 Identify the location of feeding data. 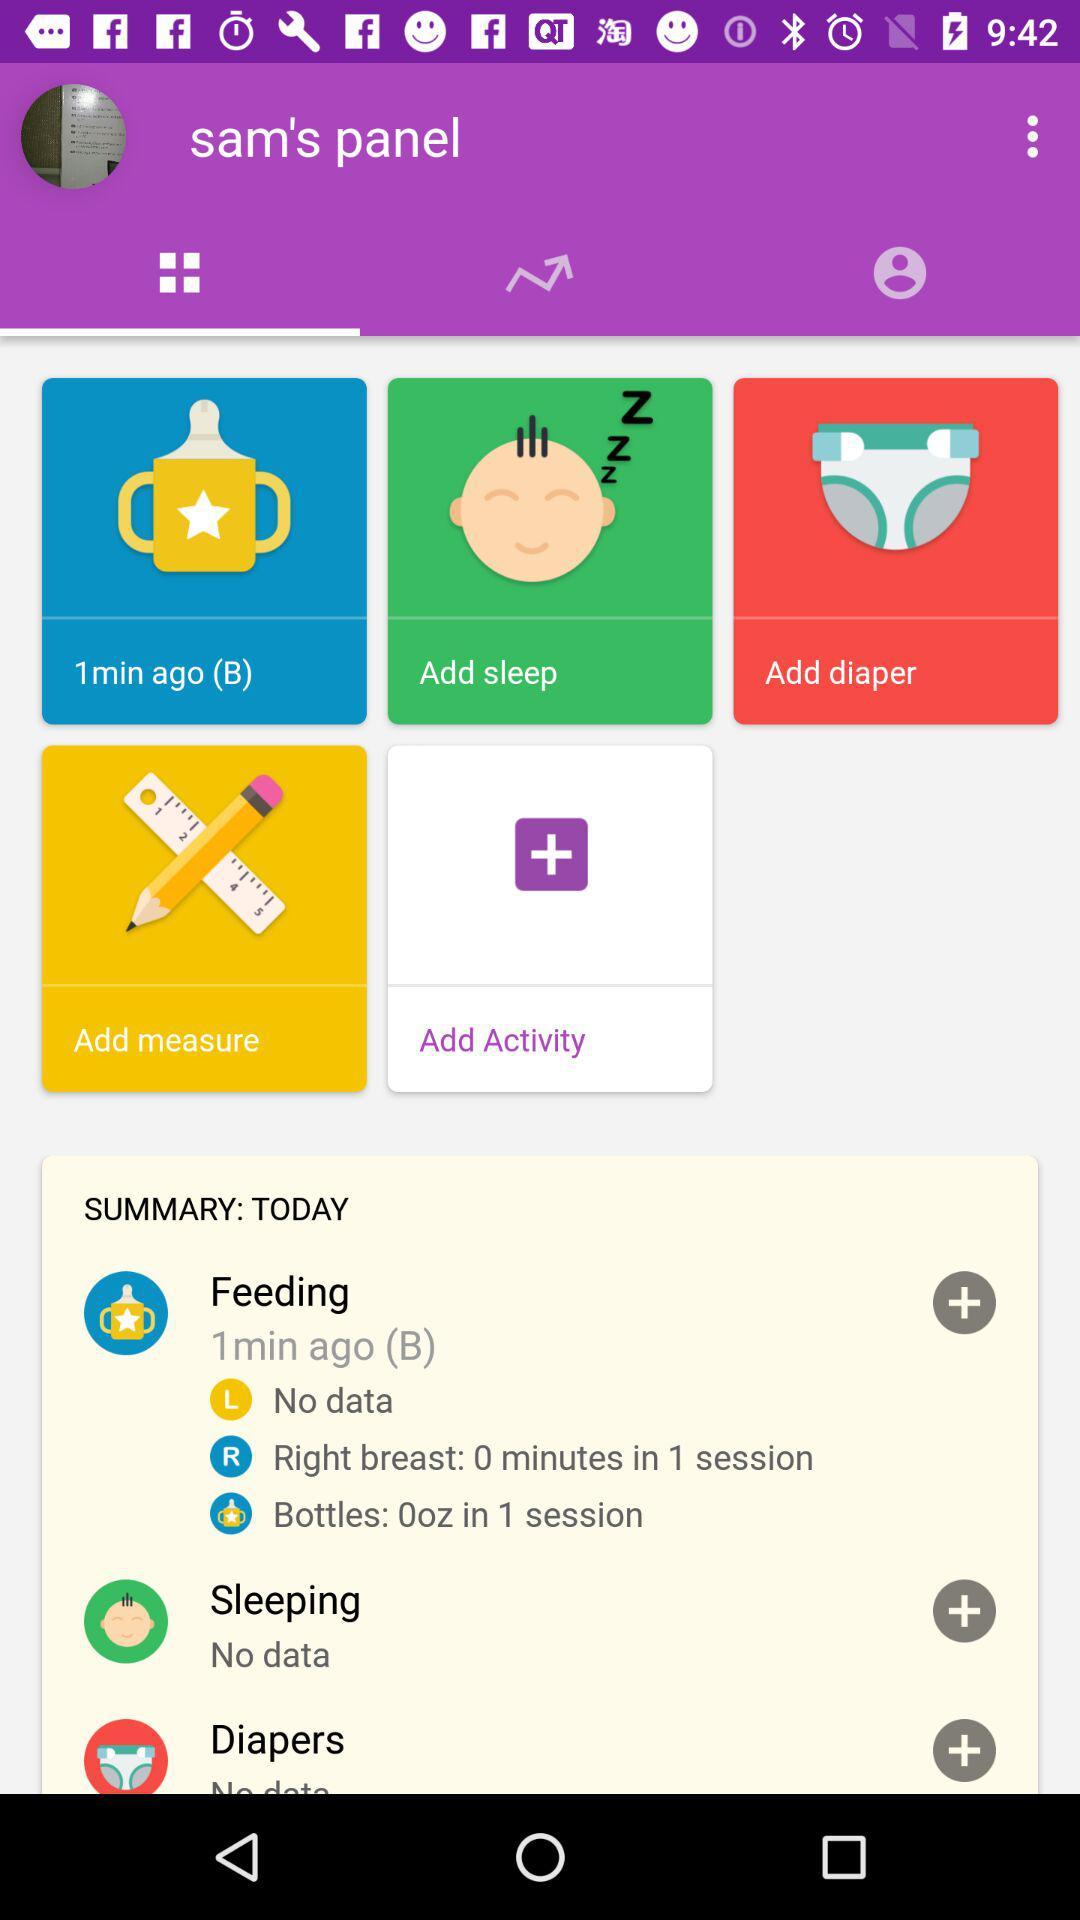
(963, 1302).